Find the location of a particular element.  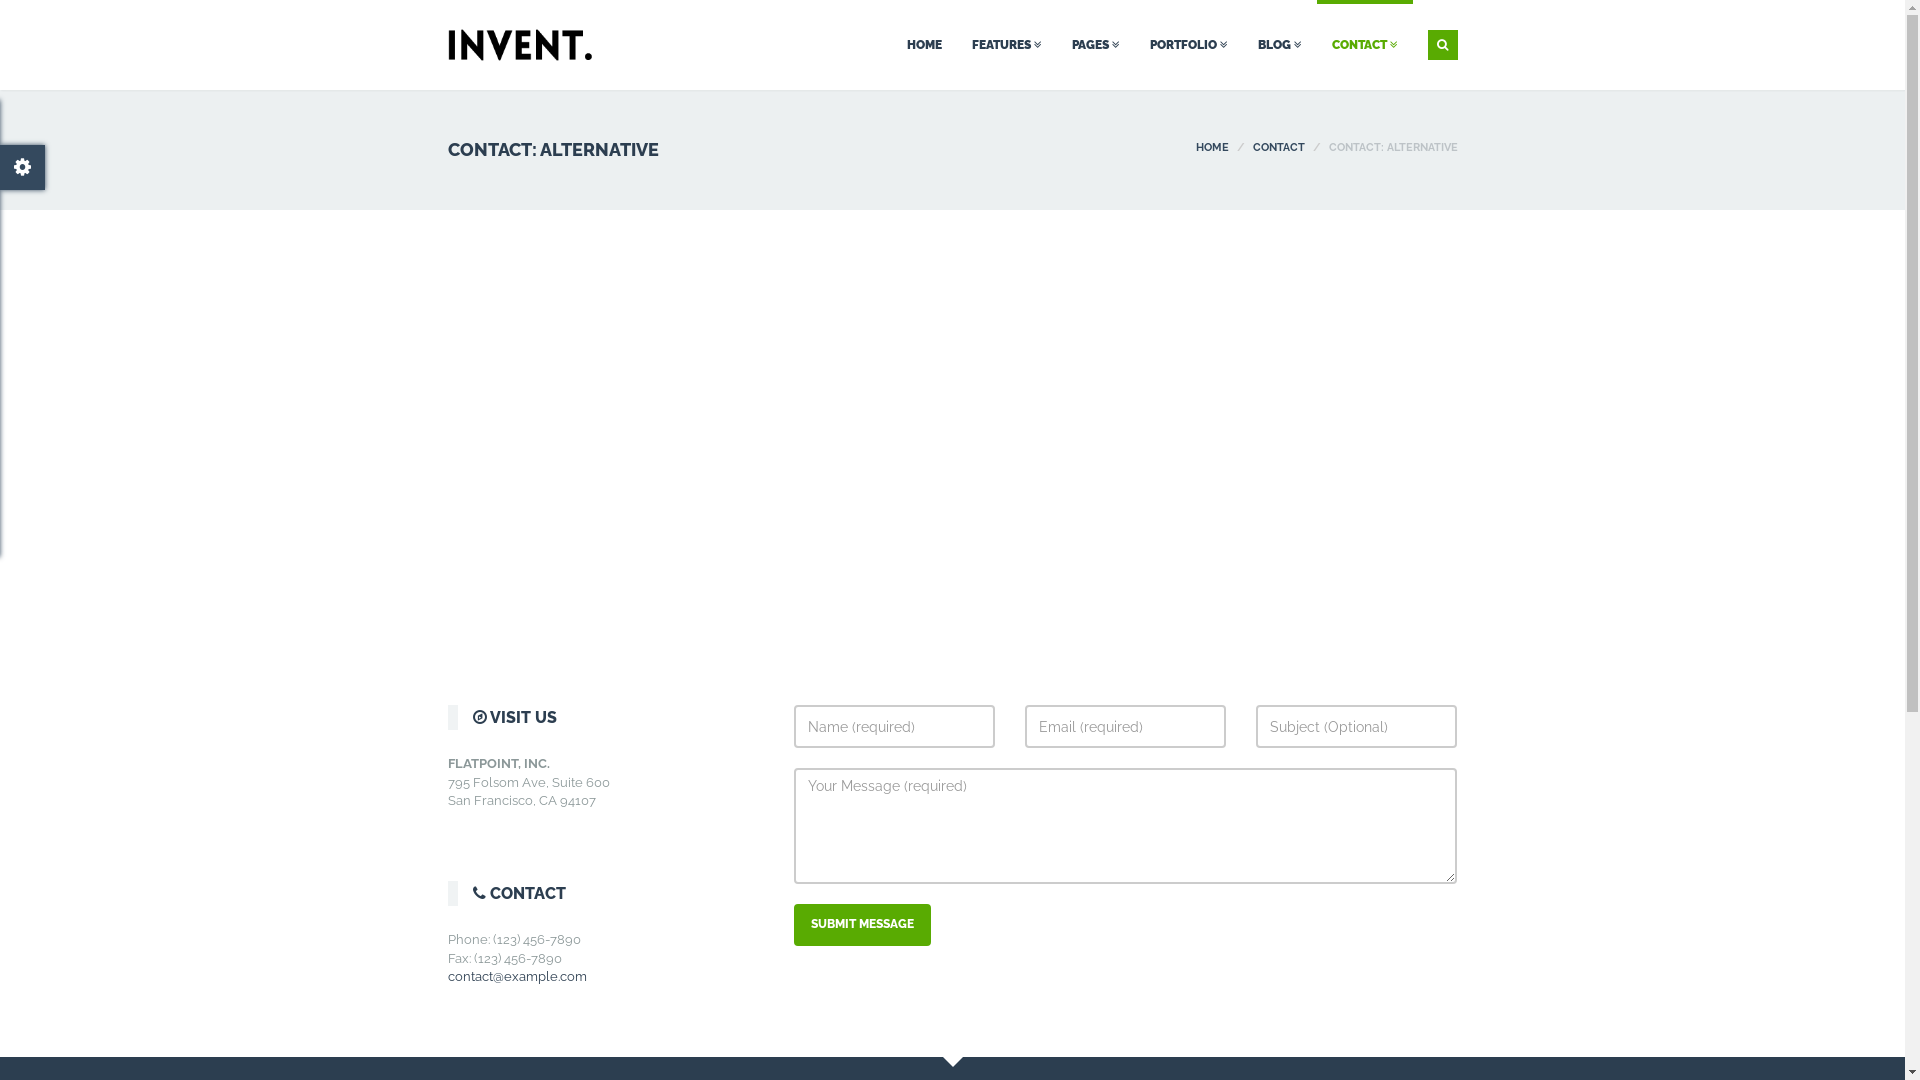

'BLOG' is located at coordinates (1277, 45).